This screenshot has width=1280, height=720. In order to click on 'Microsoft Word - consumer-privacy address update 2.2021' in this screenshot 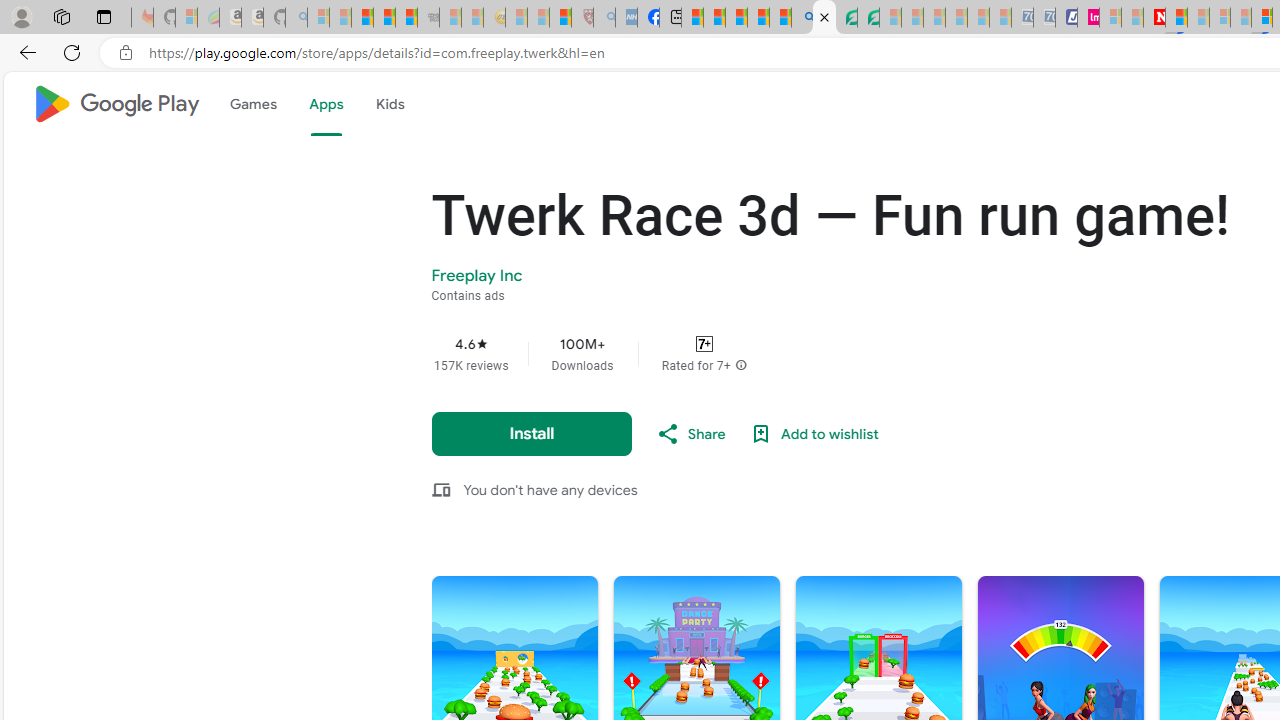, I will do `click(868, 17)`.